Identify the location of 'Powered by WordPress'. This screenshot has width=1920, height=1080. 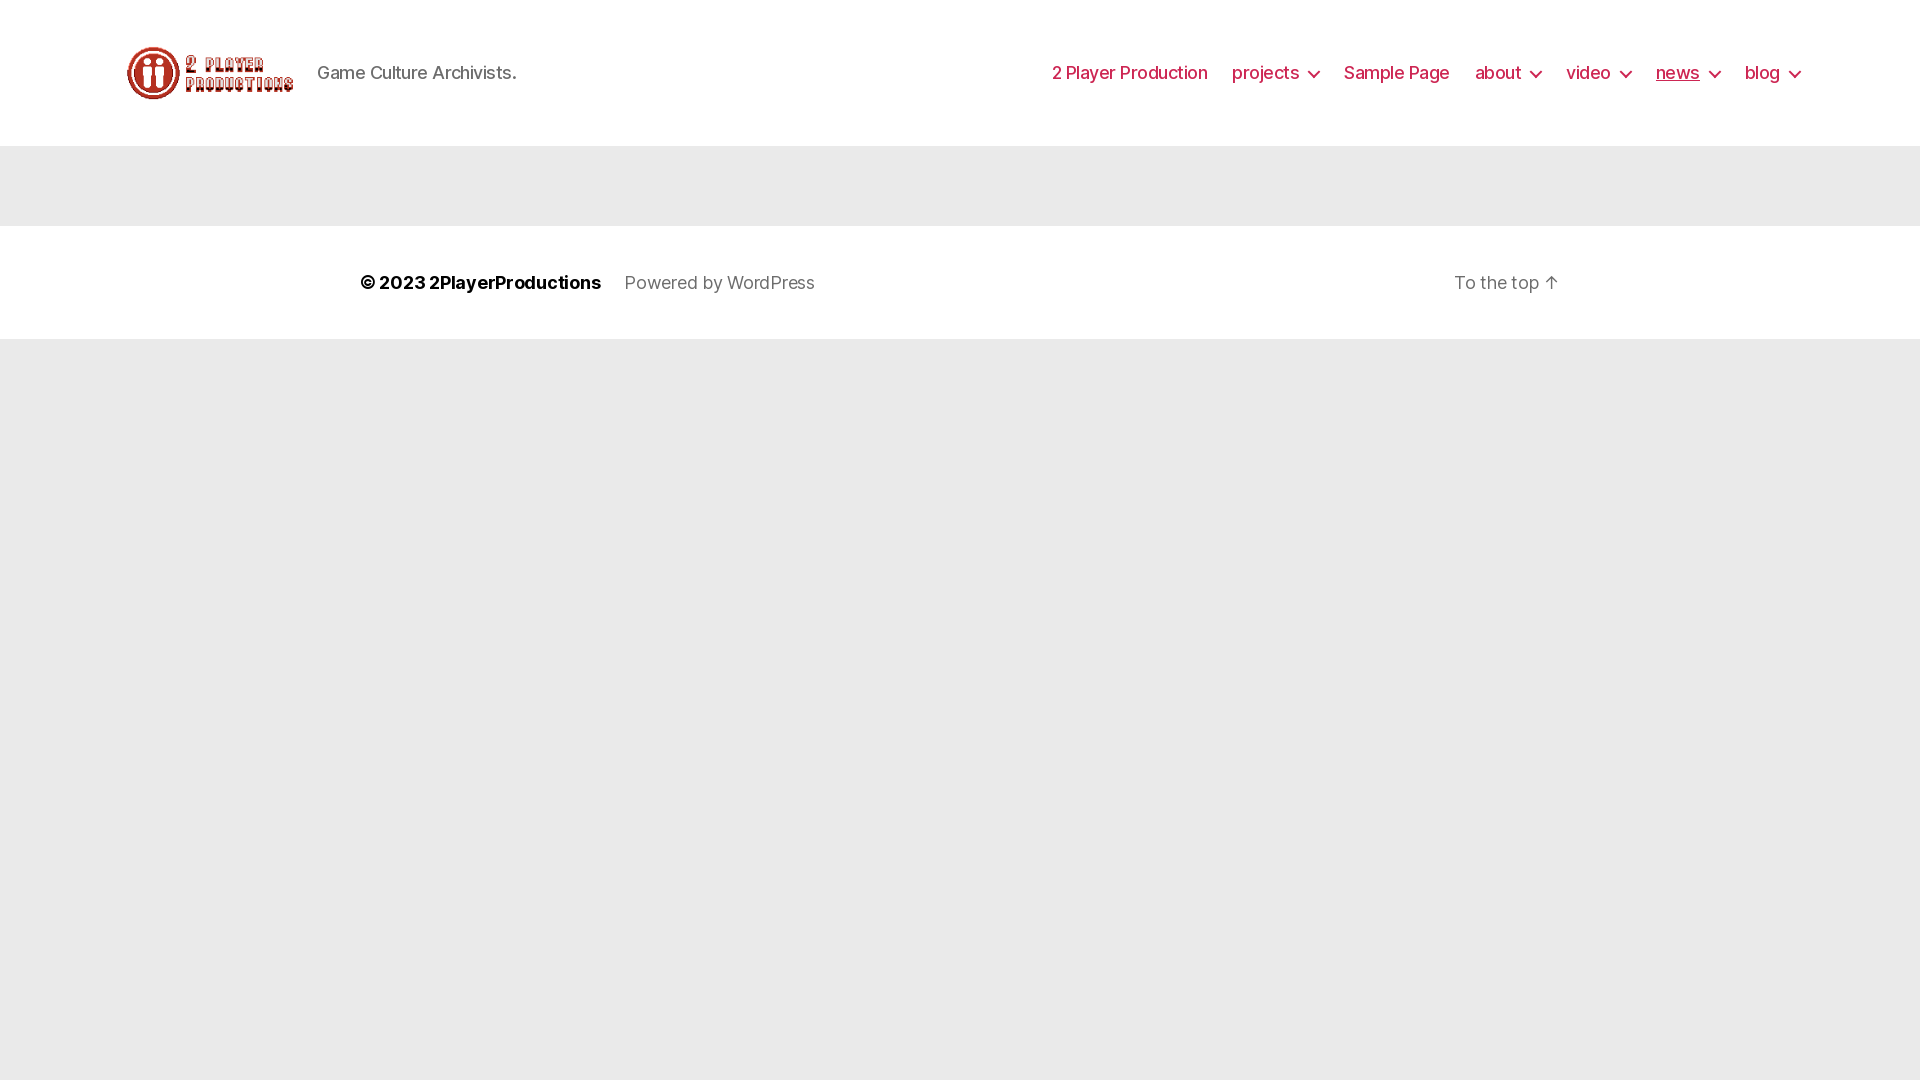
(719, 282).